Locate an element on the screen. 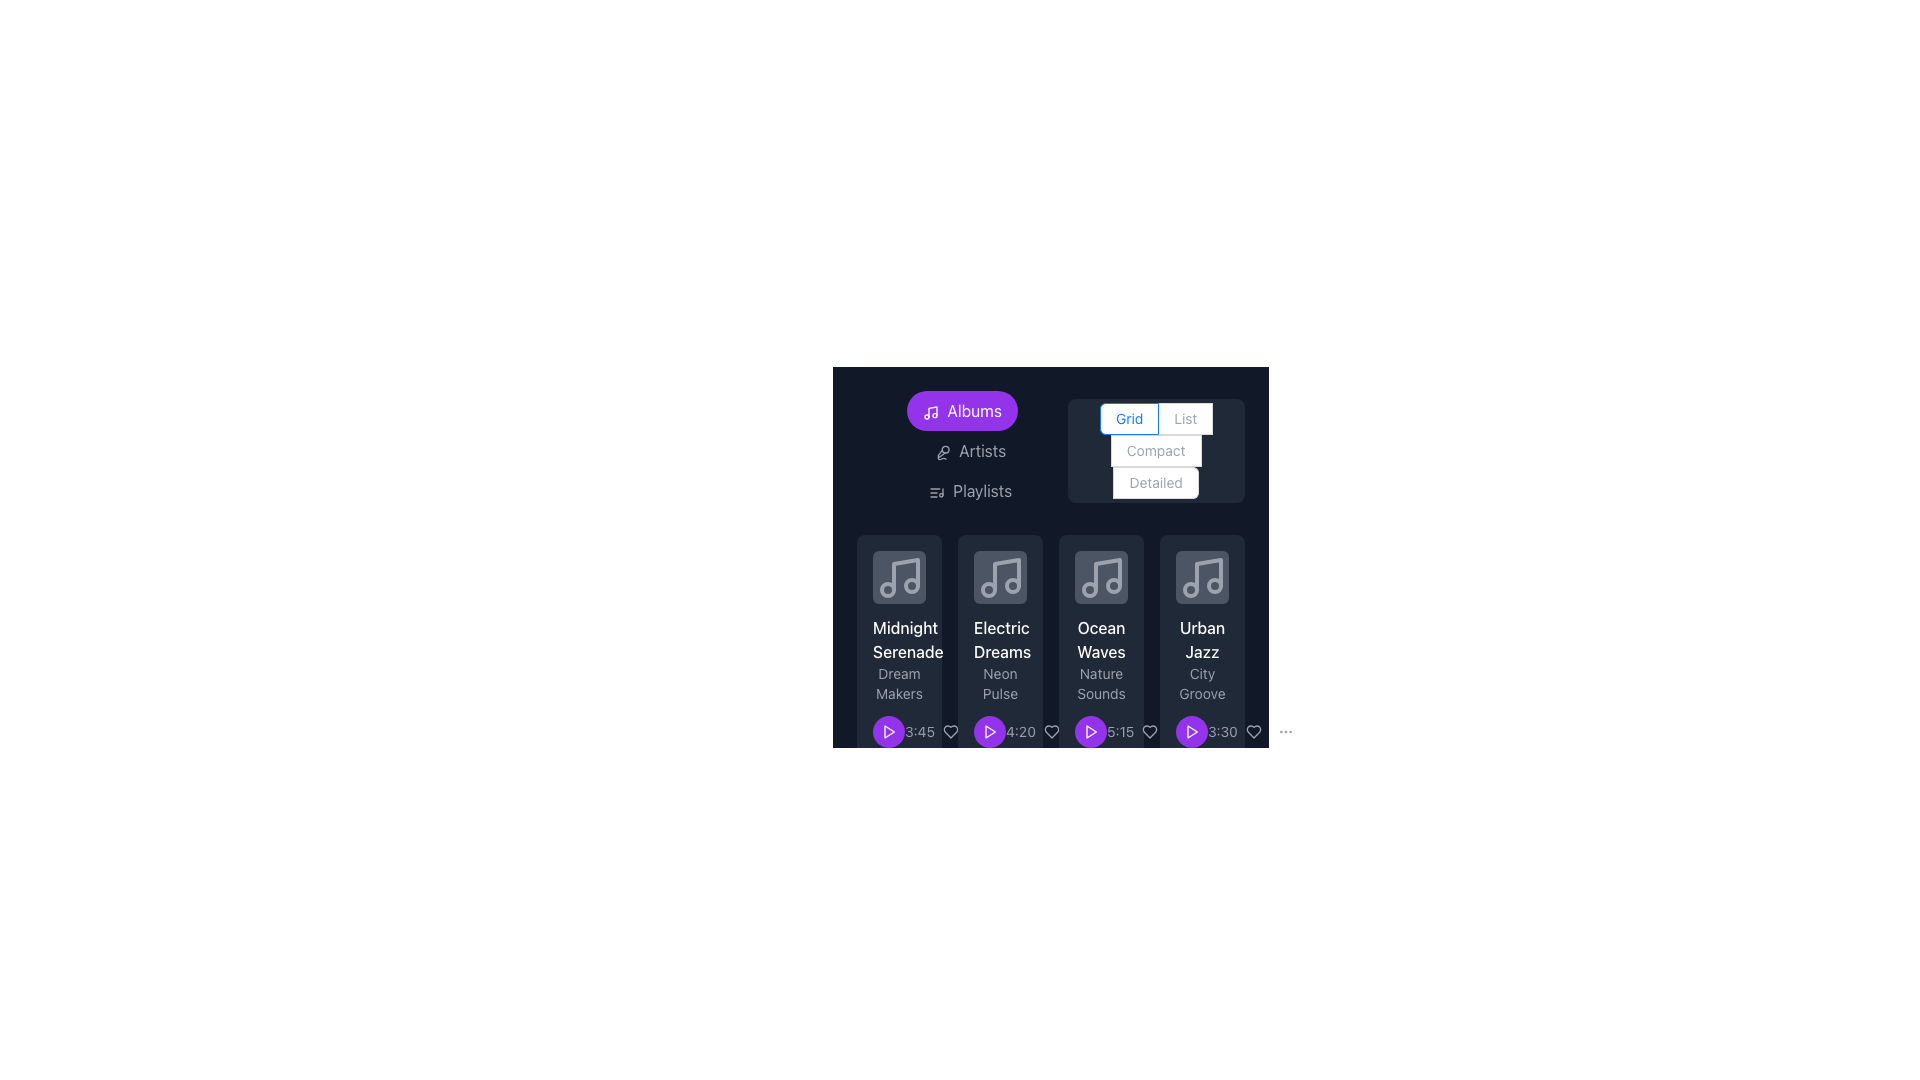 This screenshot has width=1920, height=1080. the Decorative Icon representing the music album 'Ocean Waves', which is located in the third card titled 'Ocean Waves' with the description 'Nature Sounds' is located at coordinates (1100, 577).